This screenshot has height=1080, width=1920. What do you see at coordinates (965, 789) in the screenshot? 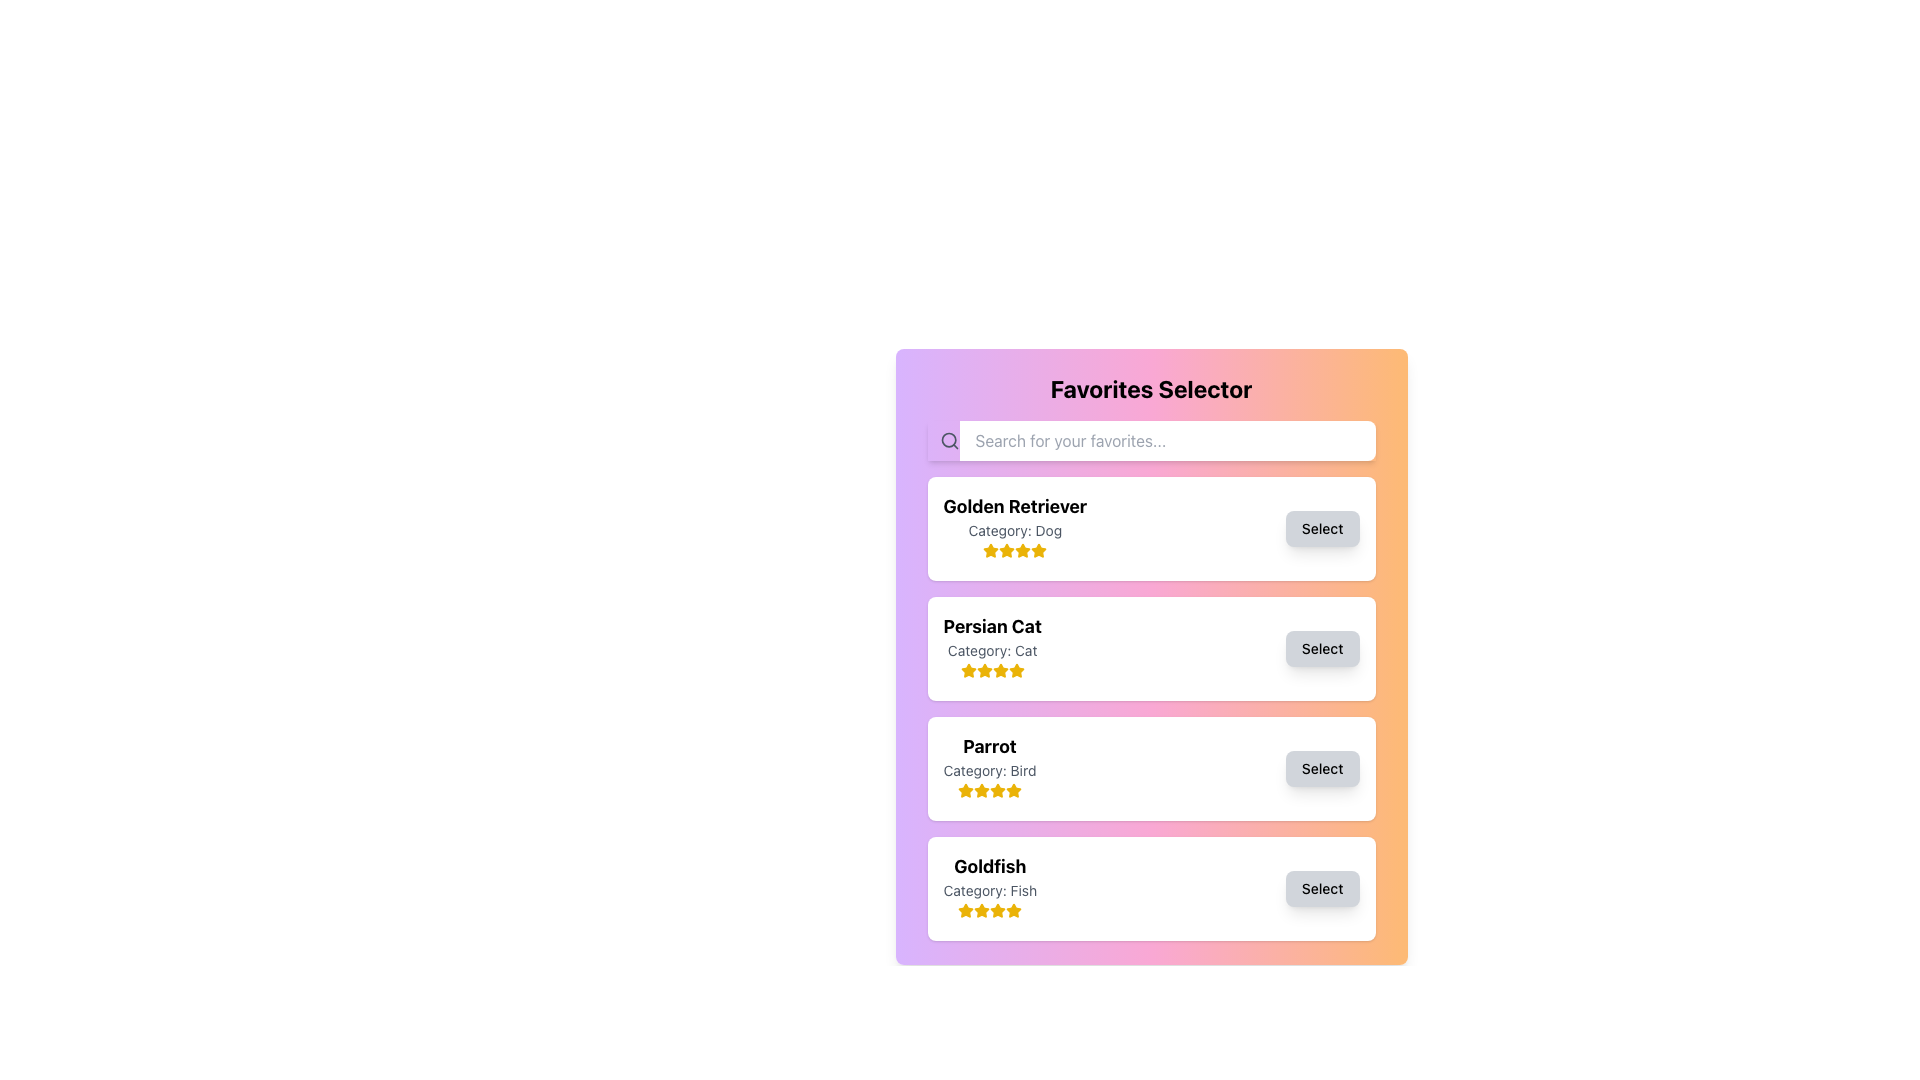
I see `the second star icon in the rating section of the 'Parrot' item entry in the 'Favorites Selector'` at bounding box center [965, 789].